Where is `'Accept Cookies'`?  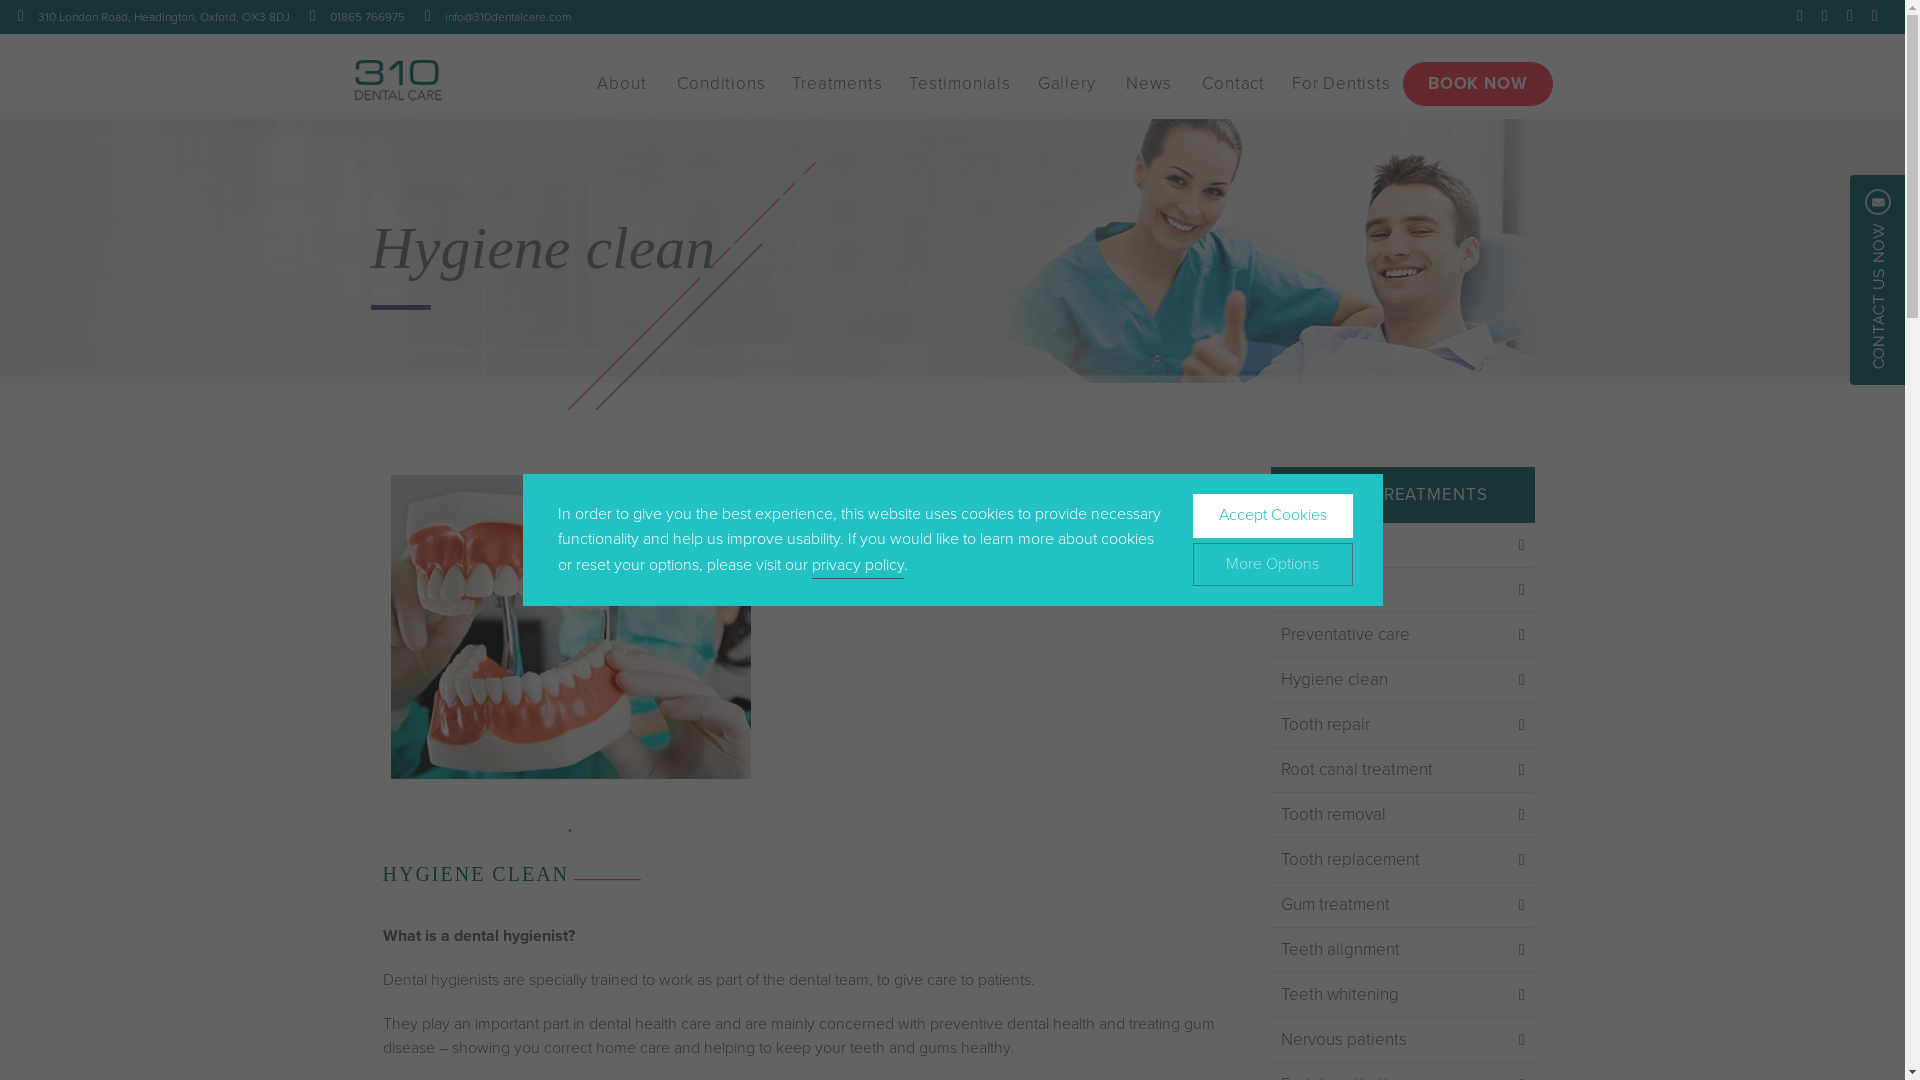 'Accept Cookies' is located at coordinates (1271, 514).